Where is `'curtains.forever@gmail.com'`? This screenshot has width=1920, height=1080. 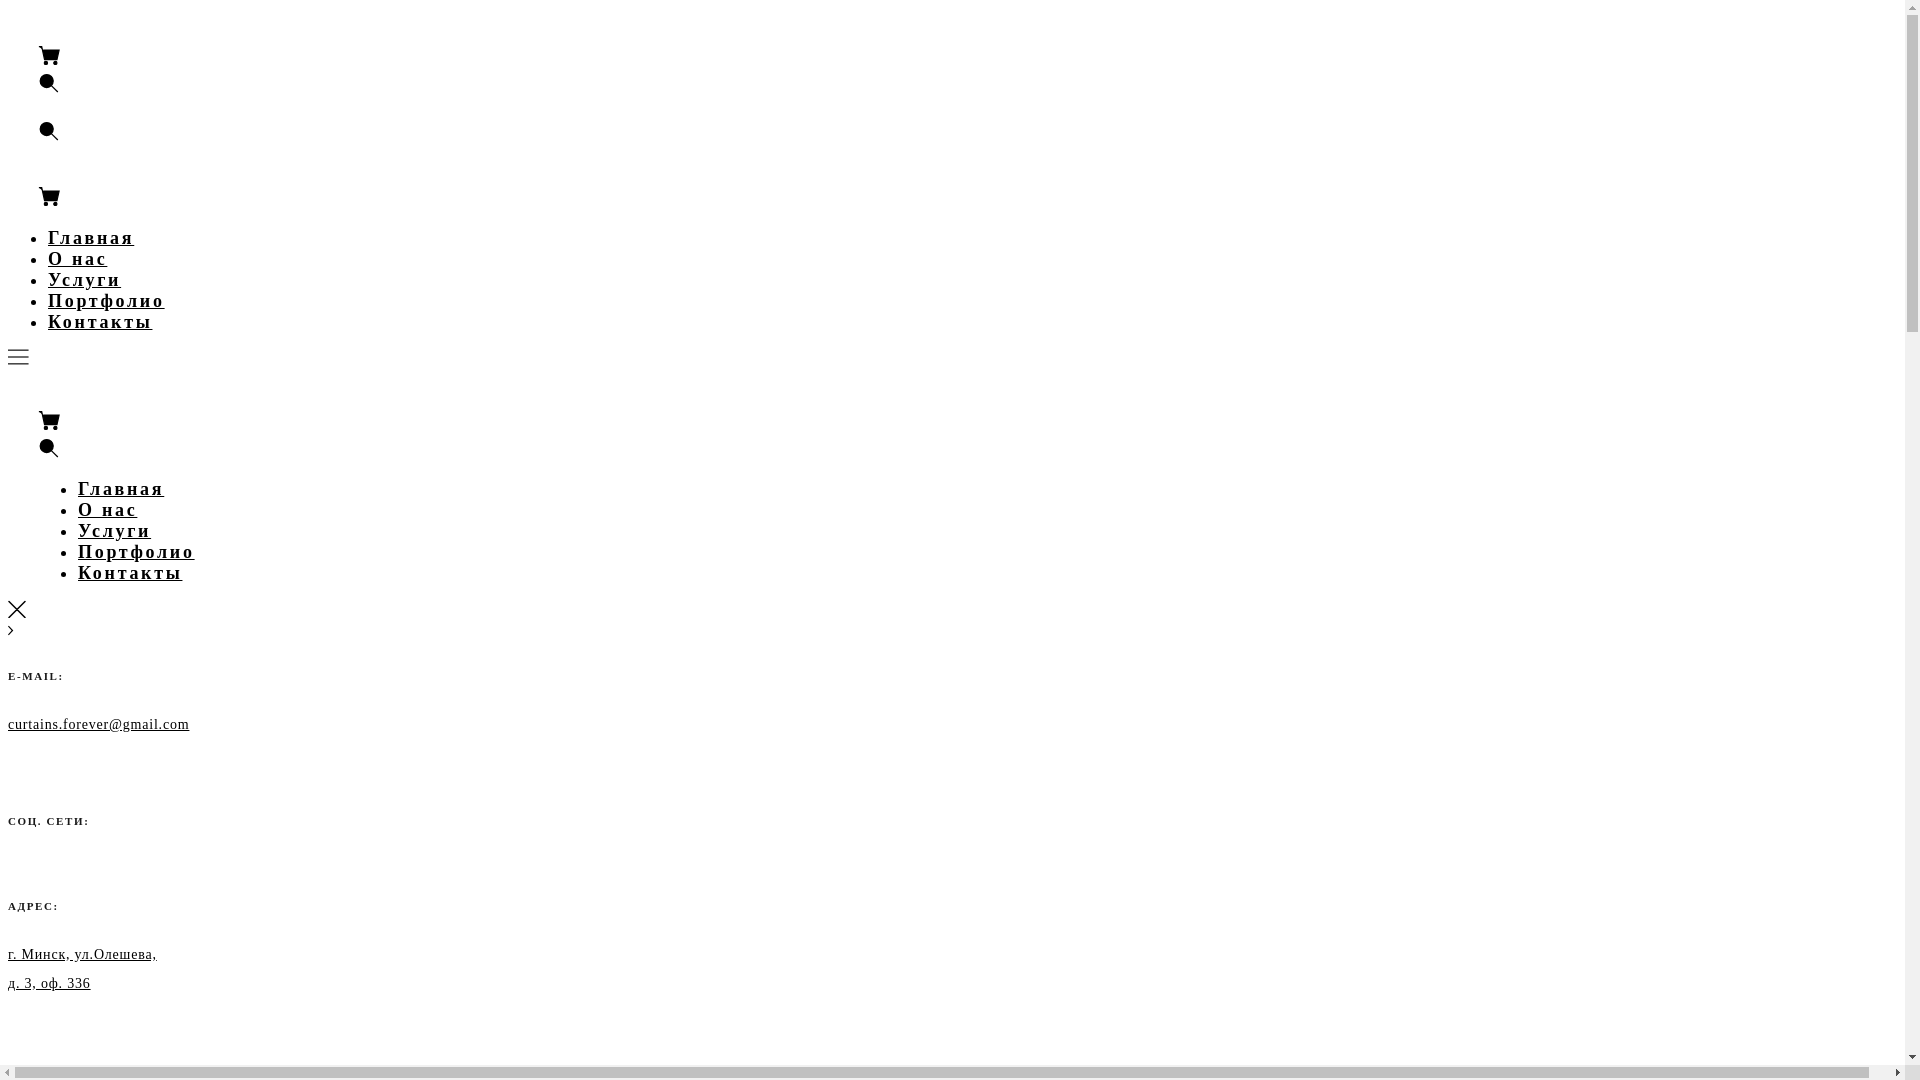 'curtains.forever@gmail.com' is located at coordinates (8, 723).